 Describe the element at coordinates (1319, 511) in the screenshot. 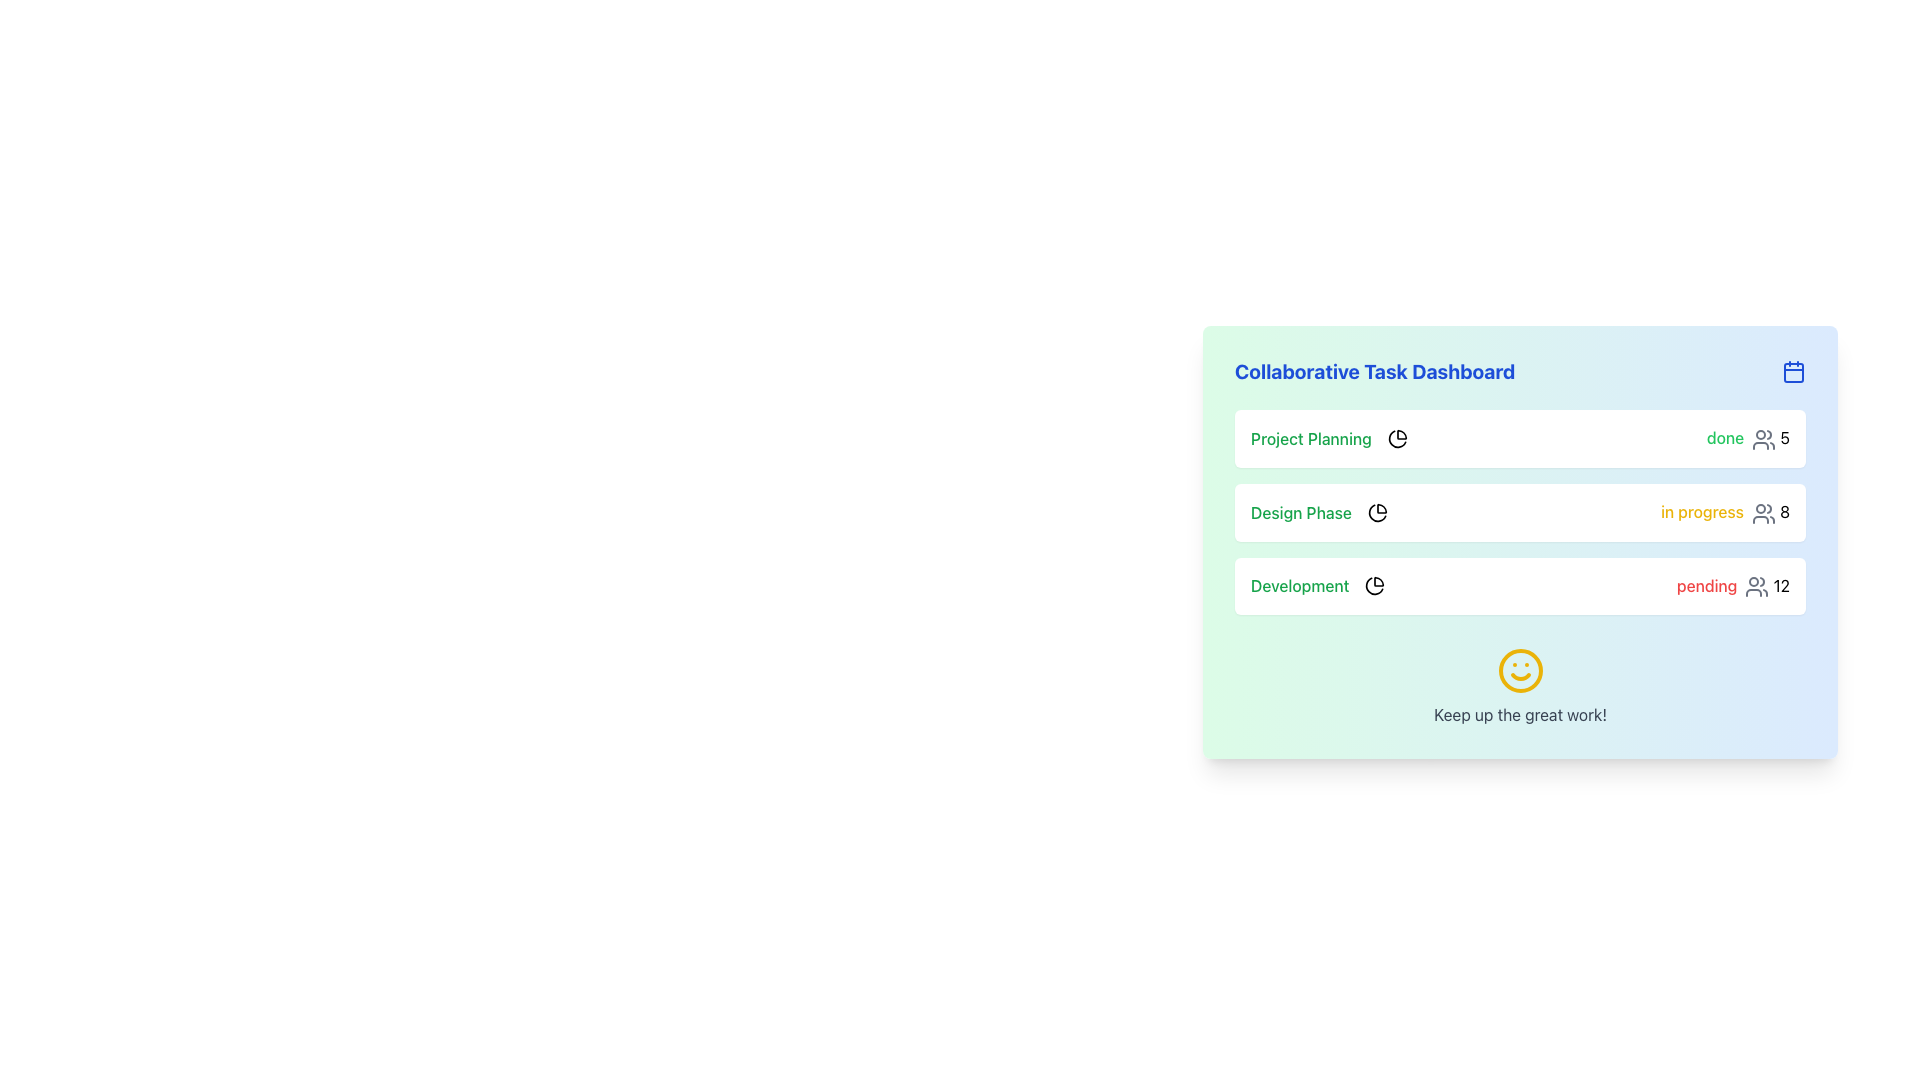

I see `text 'Design Phase' displayed in bold, green font with a pie chart icon on its right, located in the middle section of the progress information card` at that location.